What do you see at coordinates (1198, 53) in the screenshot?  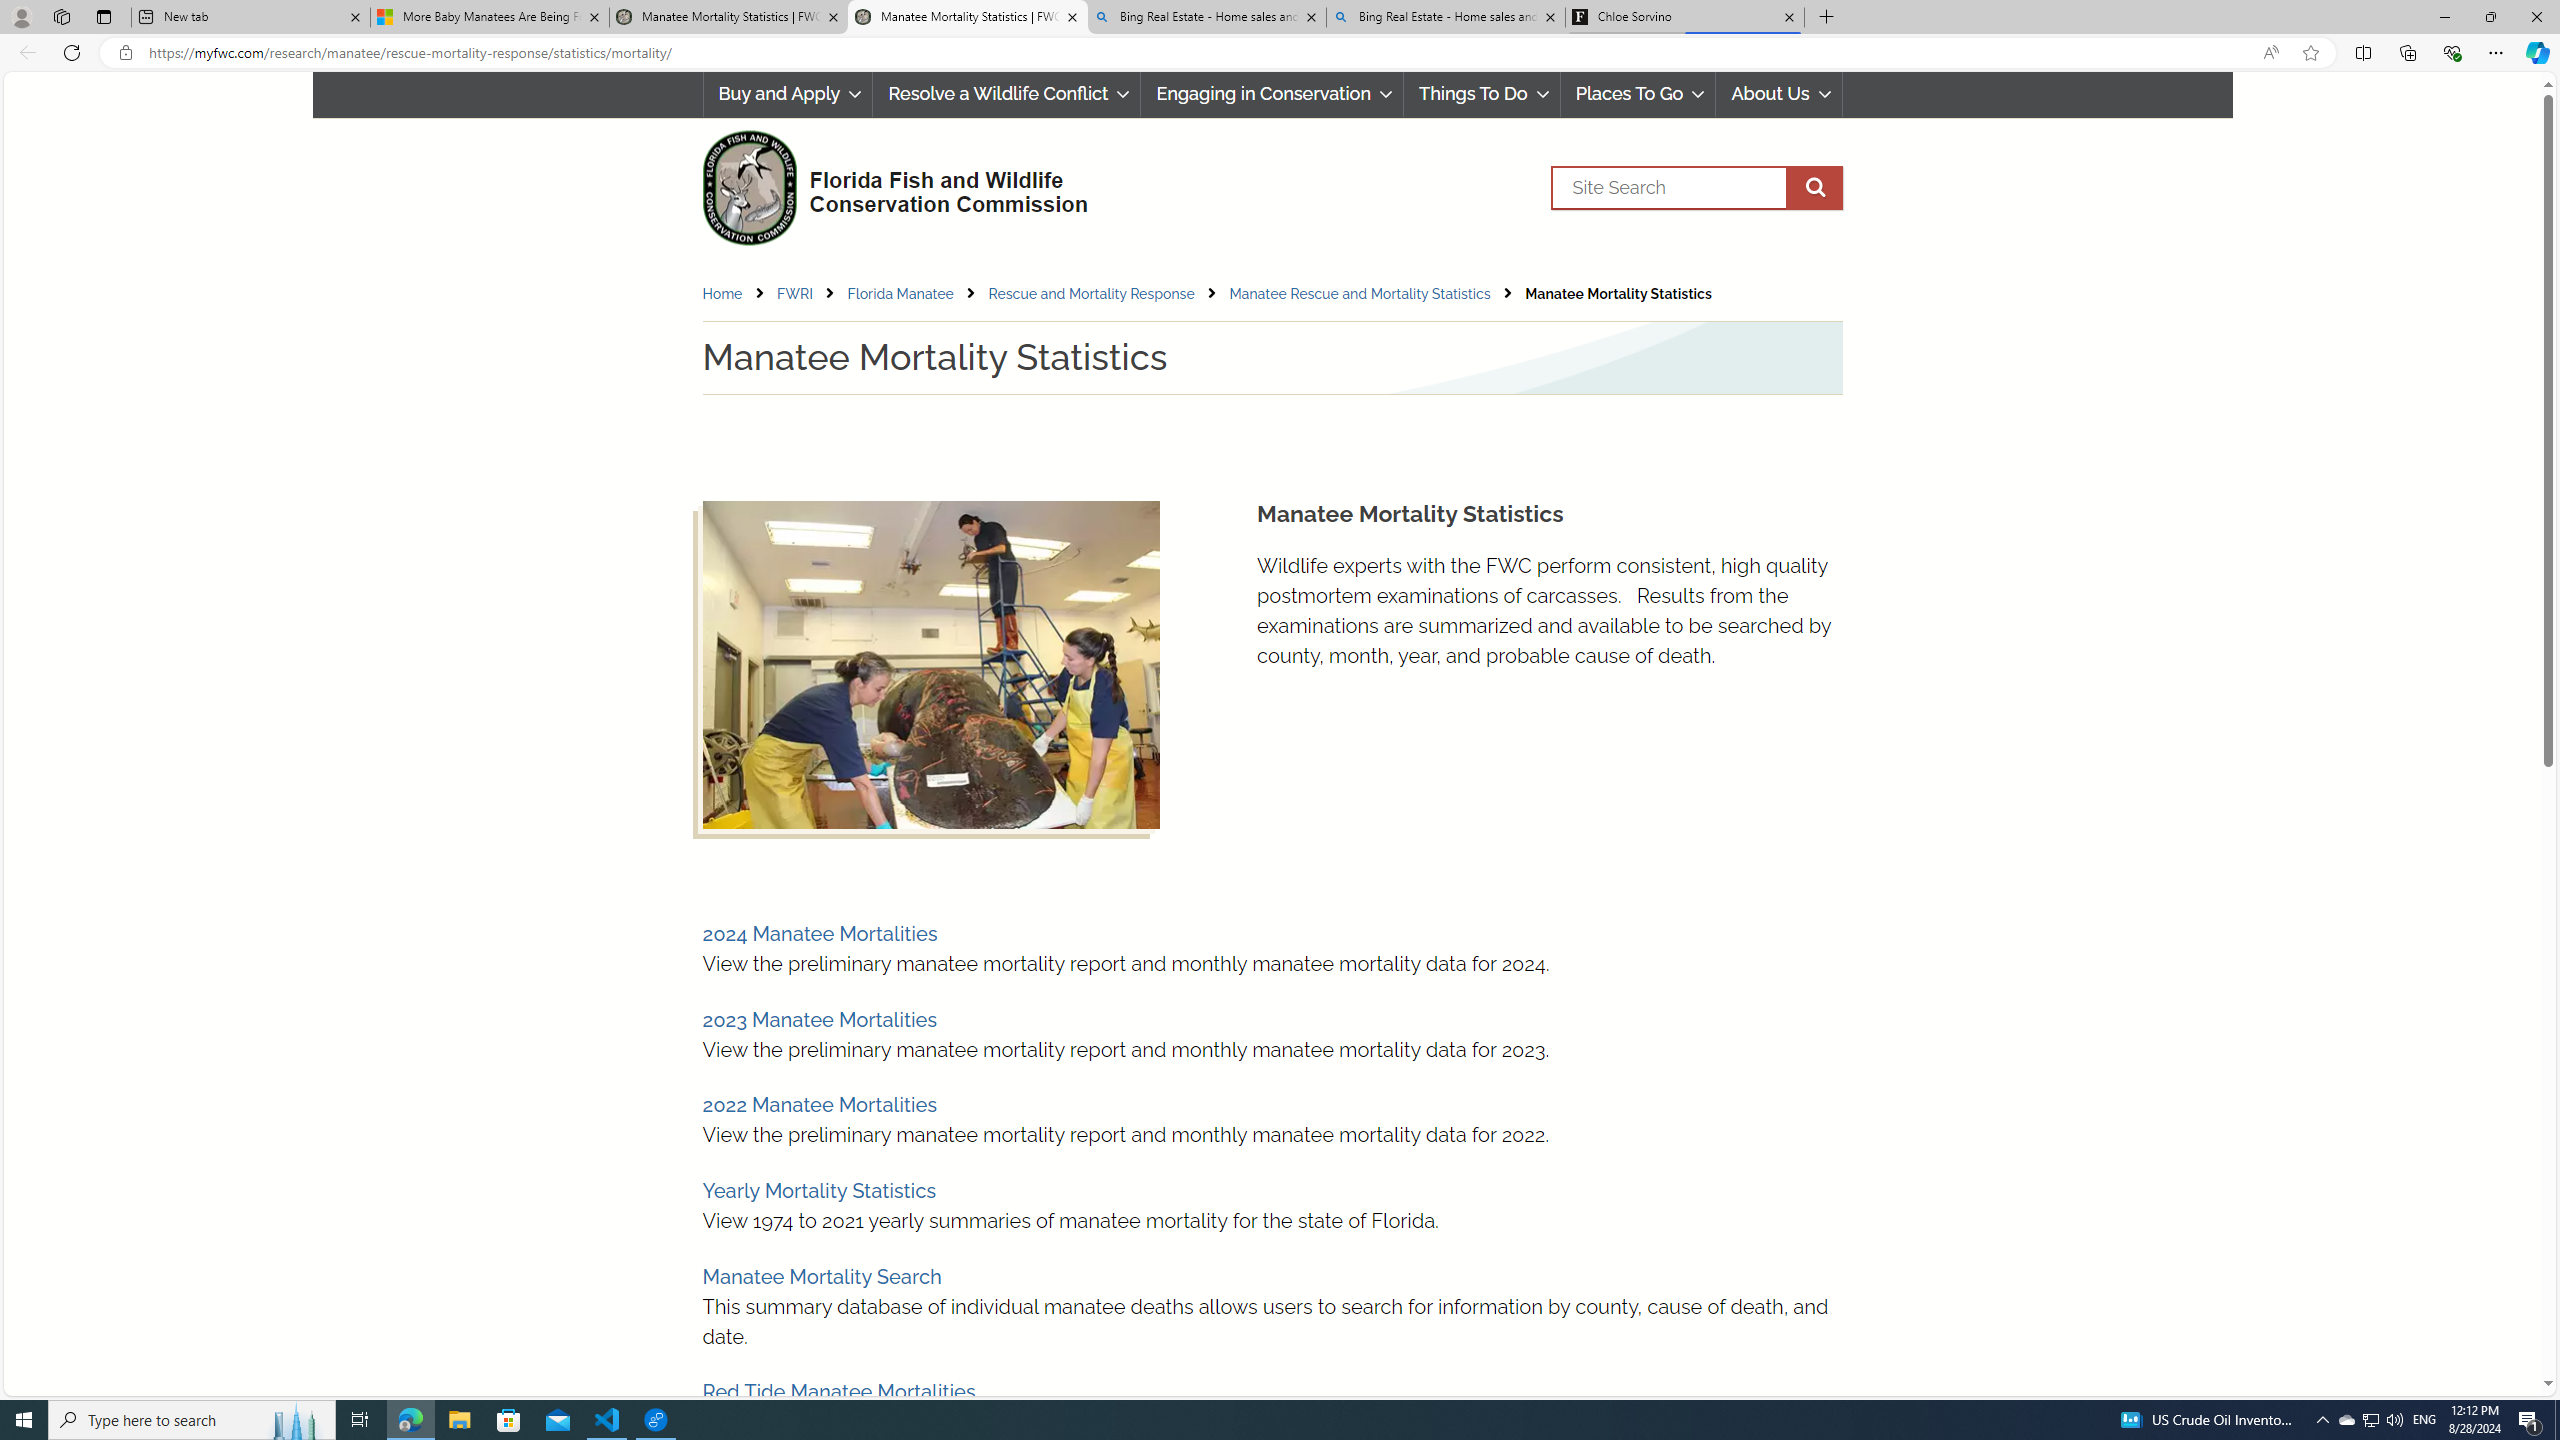 I see `'Address and search bar'` at bounding box center [1198, 53].